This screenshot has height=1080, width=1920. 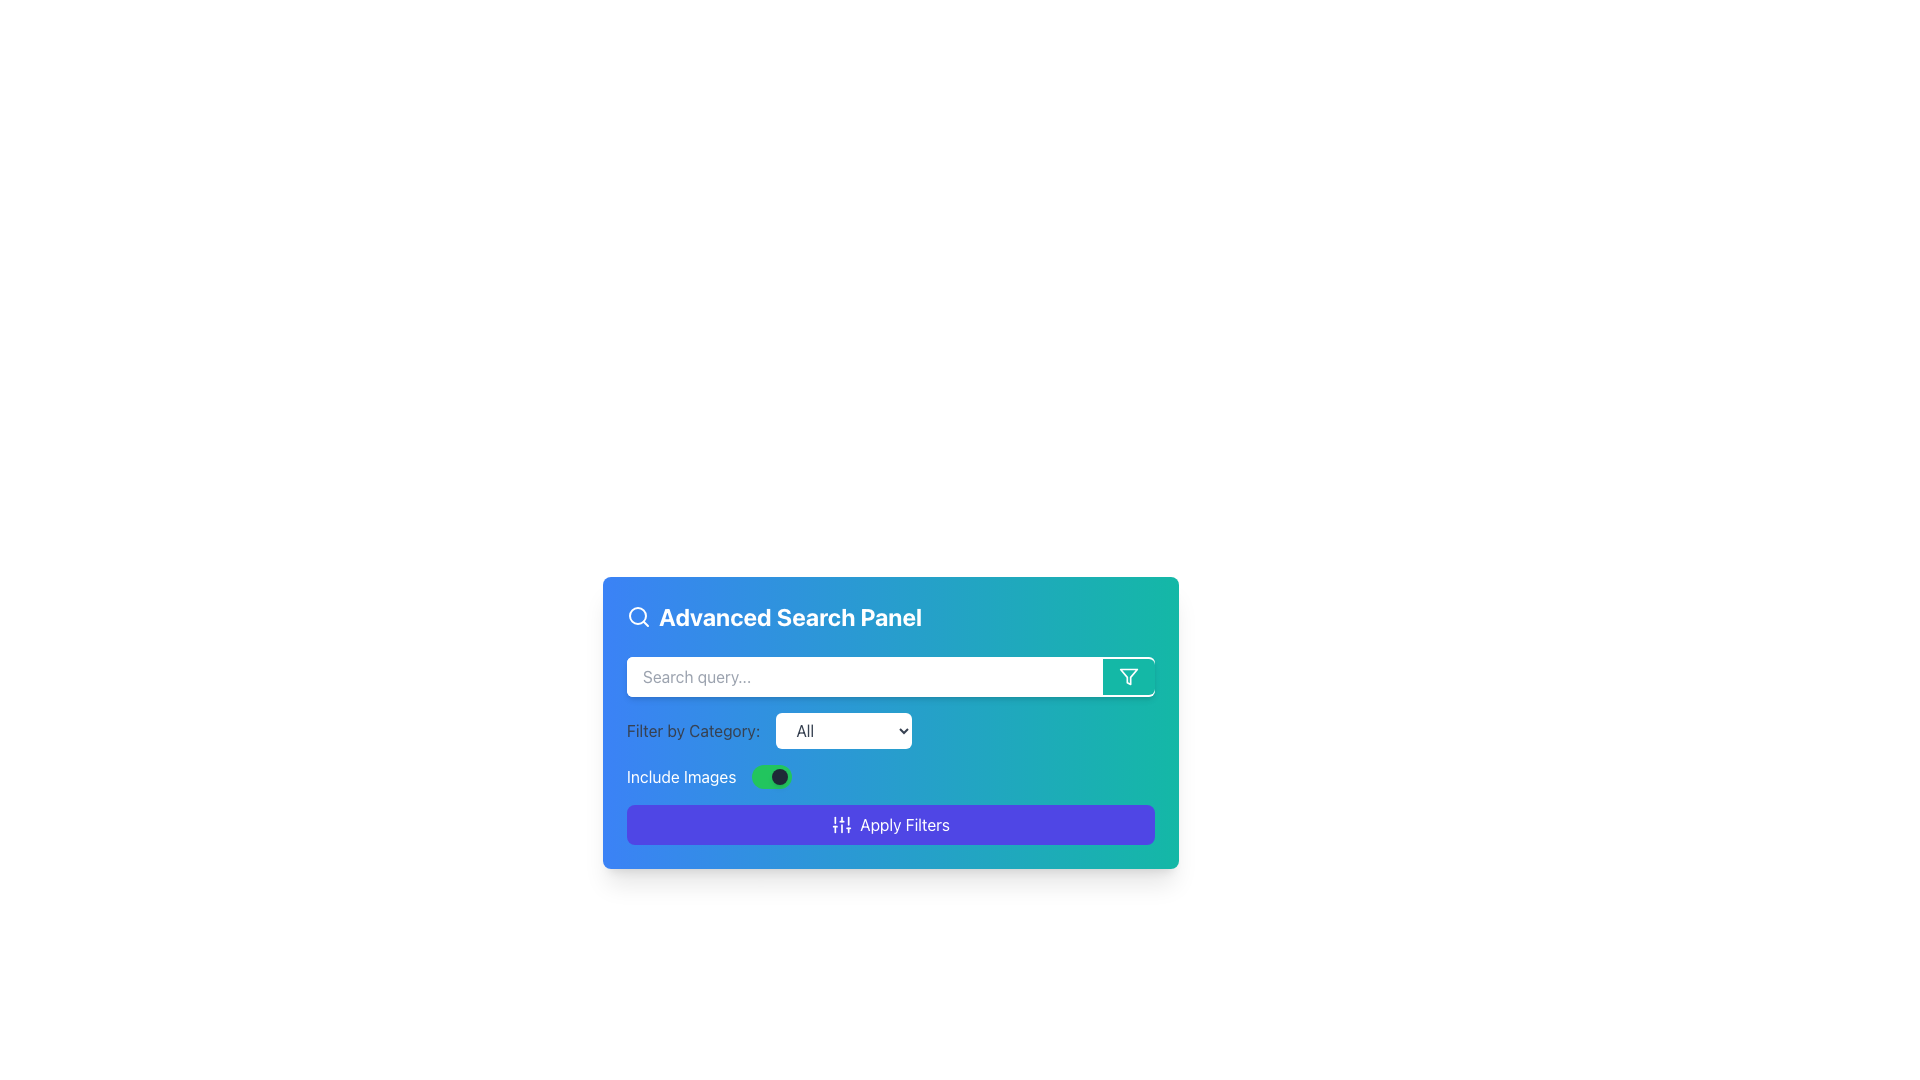 I want to click on the downward arrow of the 'Filter by Category' dropdown menu located within the 'Advanced Search Panel', so click(x=890, y=722).